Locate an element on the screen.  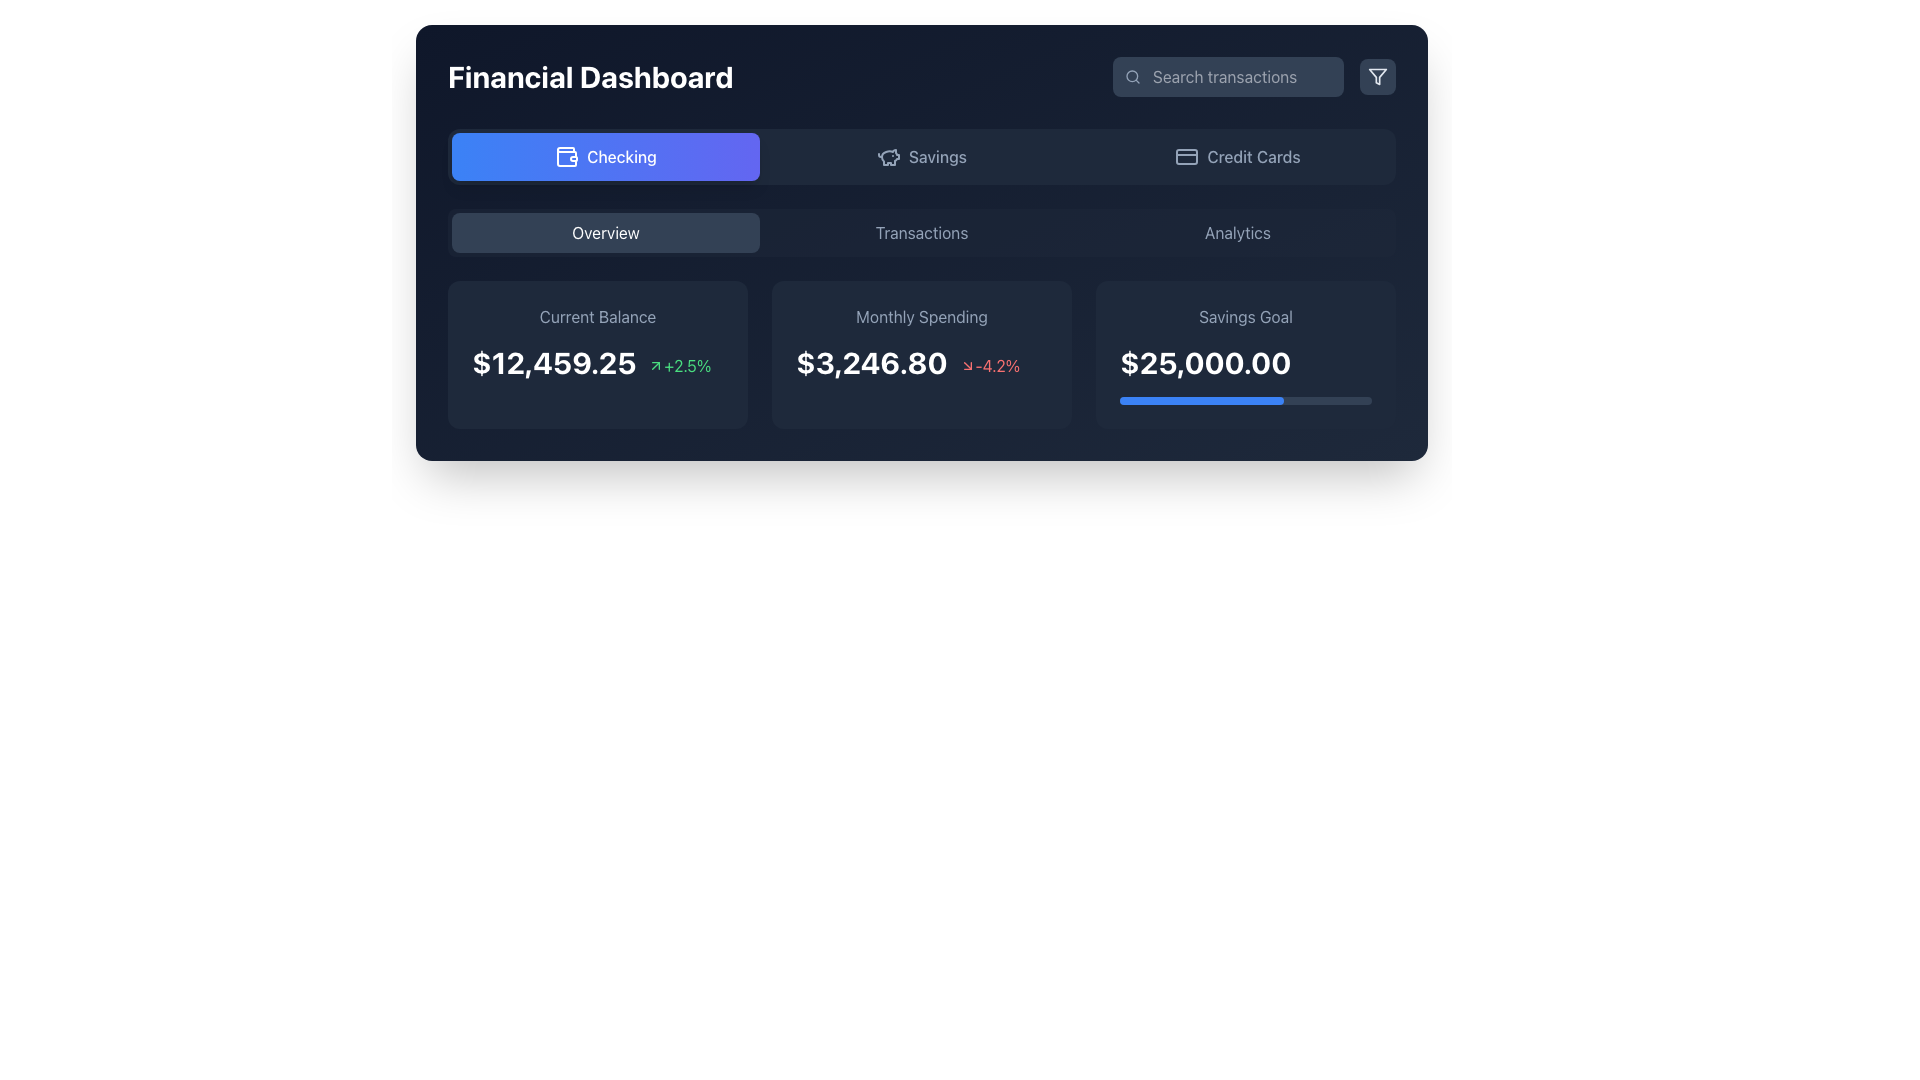
large, bold numeric value displaying the current balance of $12,459.25, which is styled in white against a dark background and located in the leftmost section of the financial metrics row under the 'Checking' tab is located at coordinates (554, 362).